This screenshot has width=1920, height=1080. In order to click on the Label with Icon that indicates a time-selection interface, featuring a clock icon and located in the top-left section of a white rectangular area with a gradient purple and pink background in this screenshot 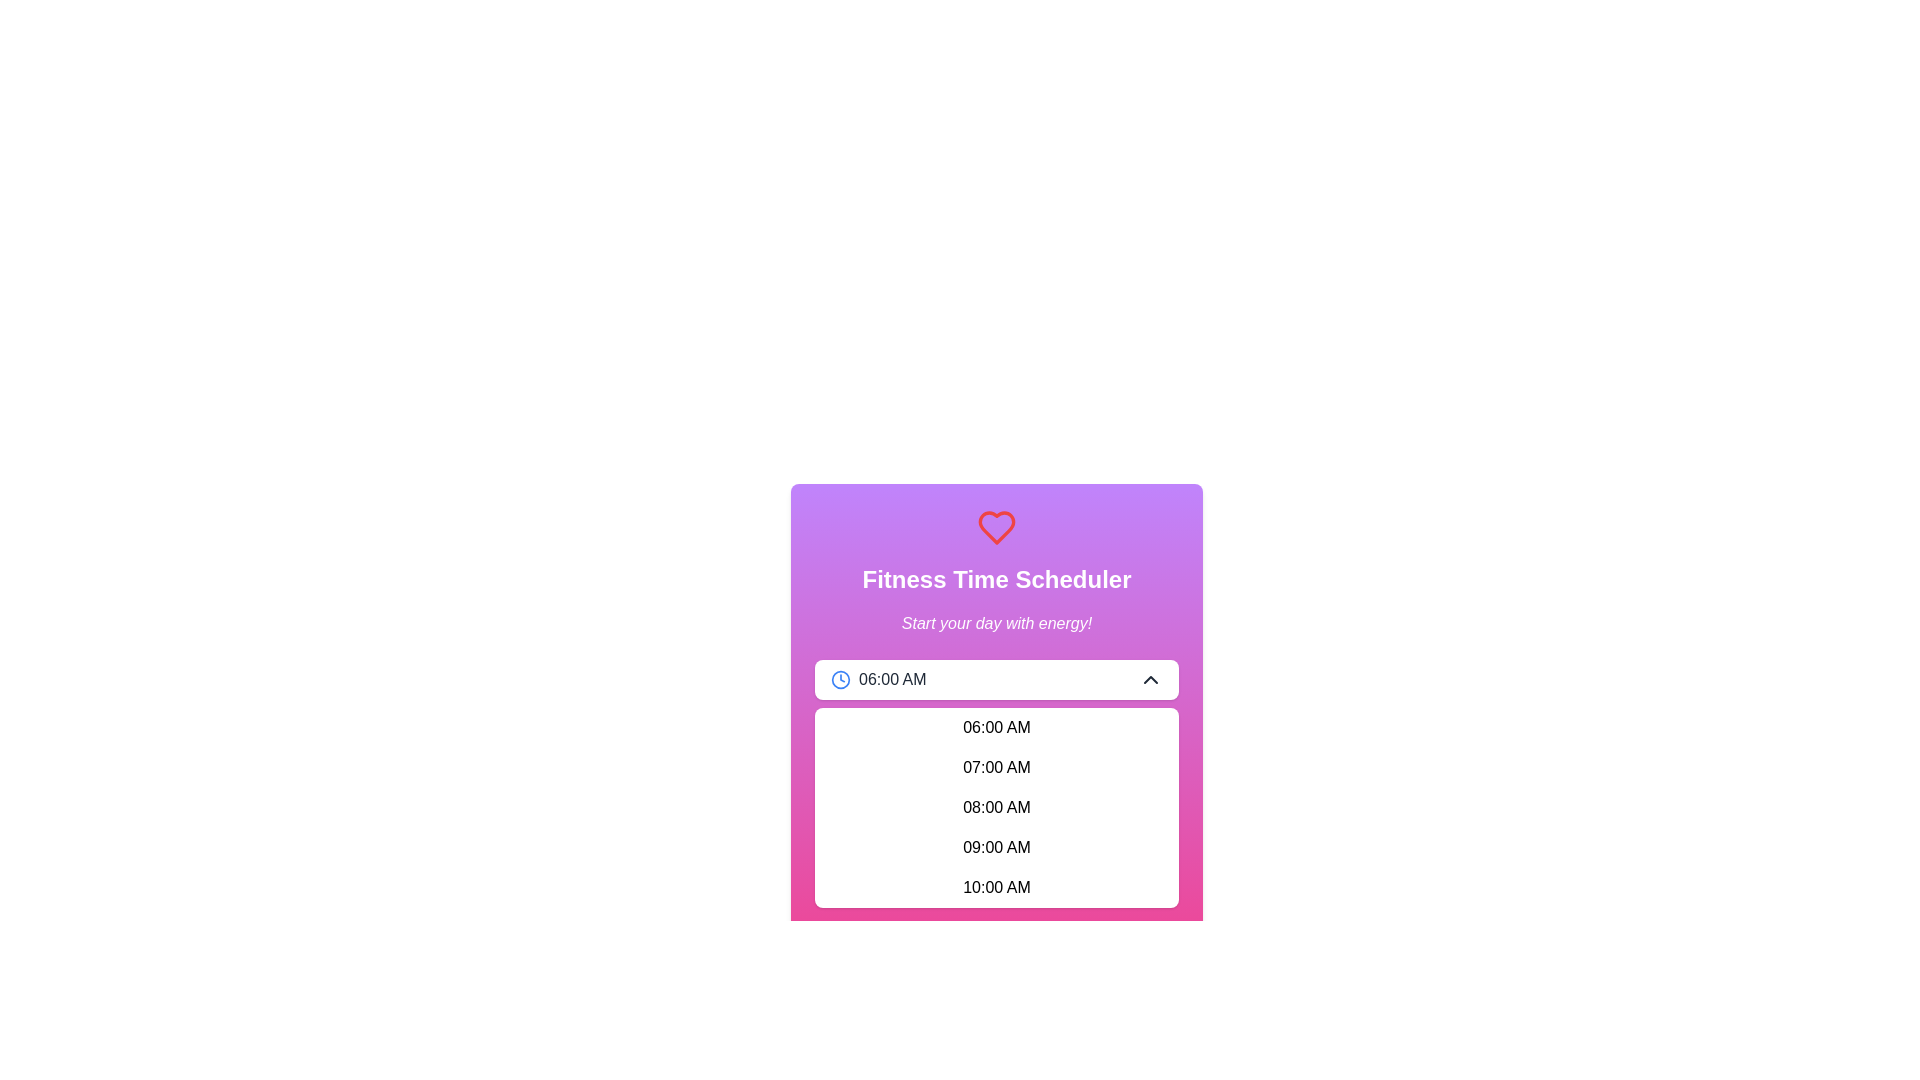, I will do `click(878, 678)`.